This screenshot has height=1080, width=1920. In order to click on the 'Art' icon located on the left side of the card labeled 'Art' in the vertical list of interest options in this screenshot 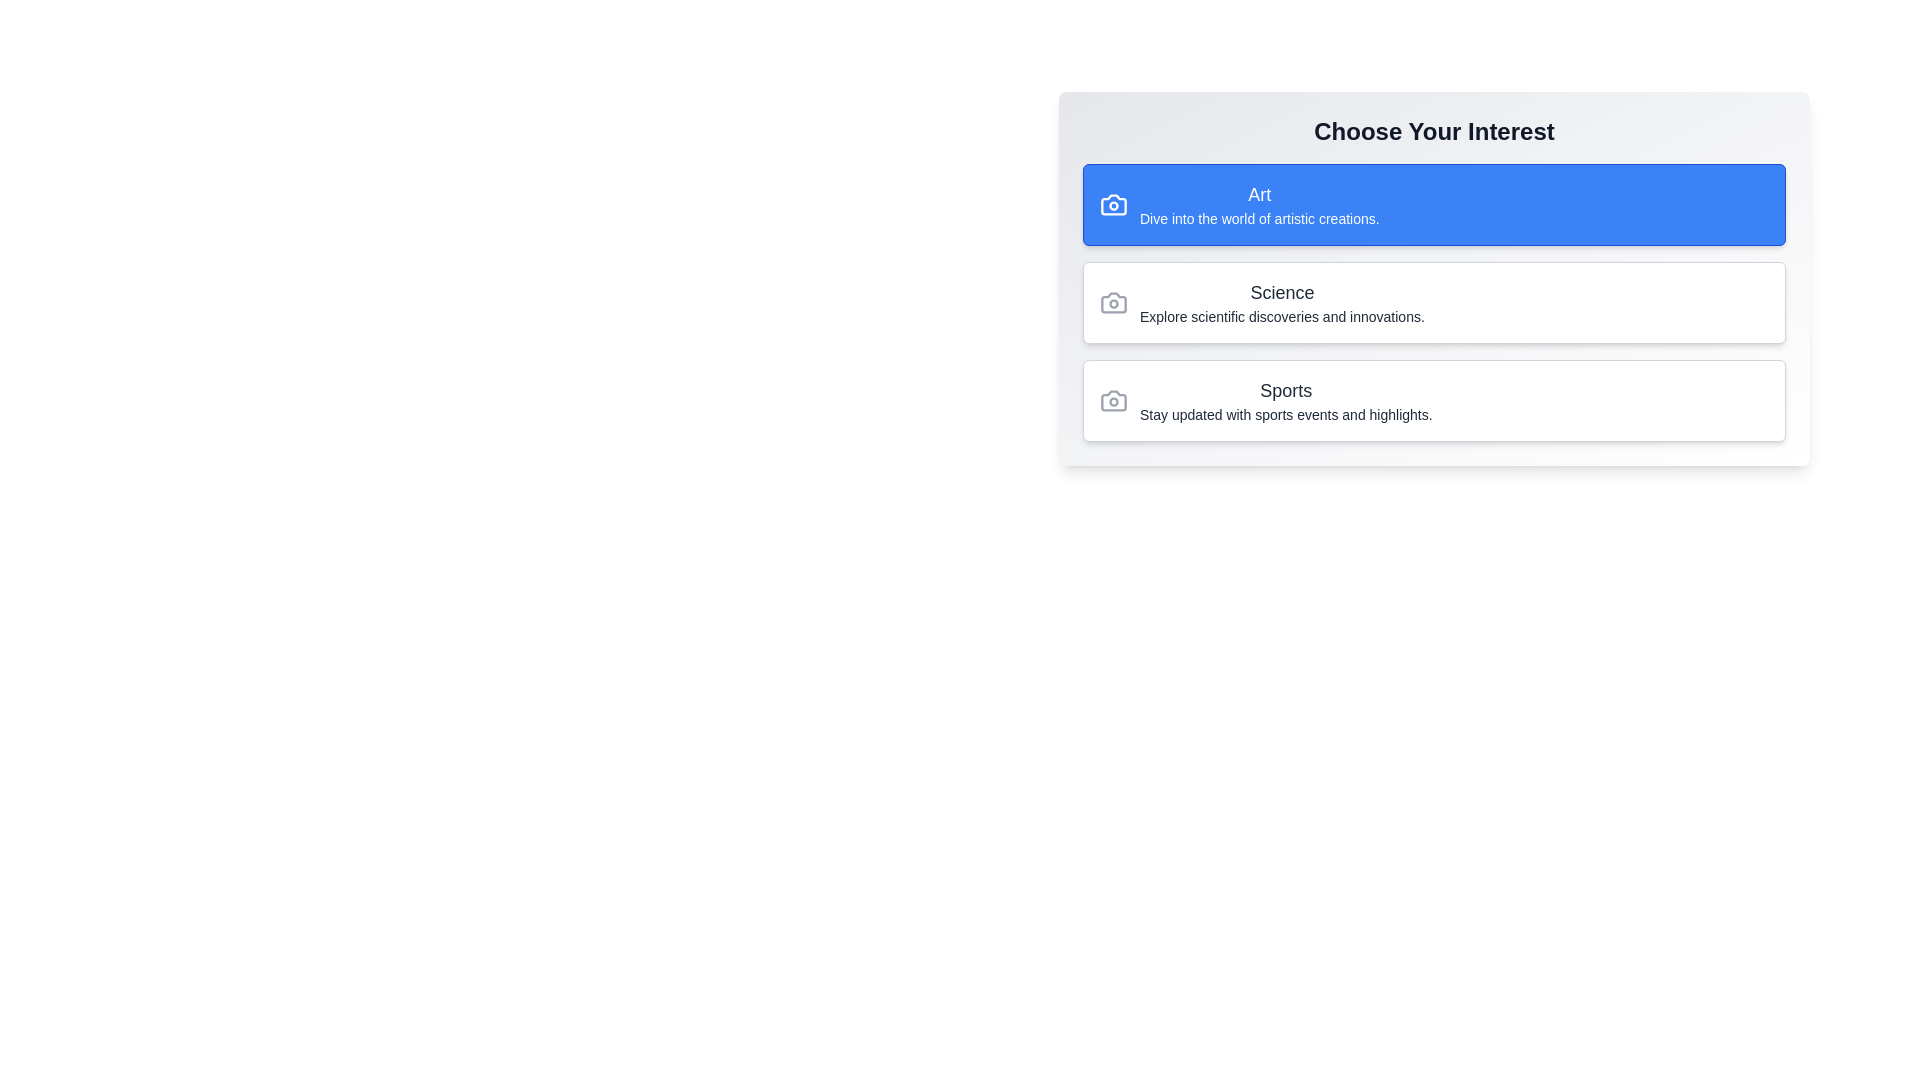, I will do `click(1112, 204)`.